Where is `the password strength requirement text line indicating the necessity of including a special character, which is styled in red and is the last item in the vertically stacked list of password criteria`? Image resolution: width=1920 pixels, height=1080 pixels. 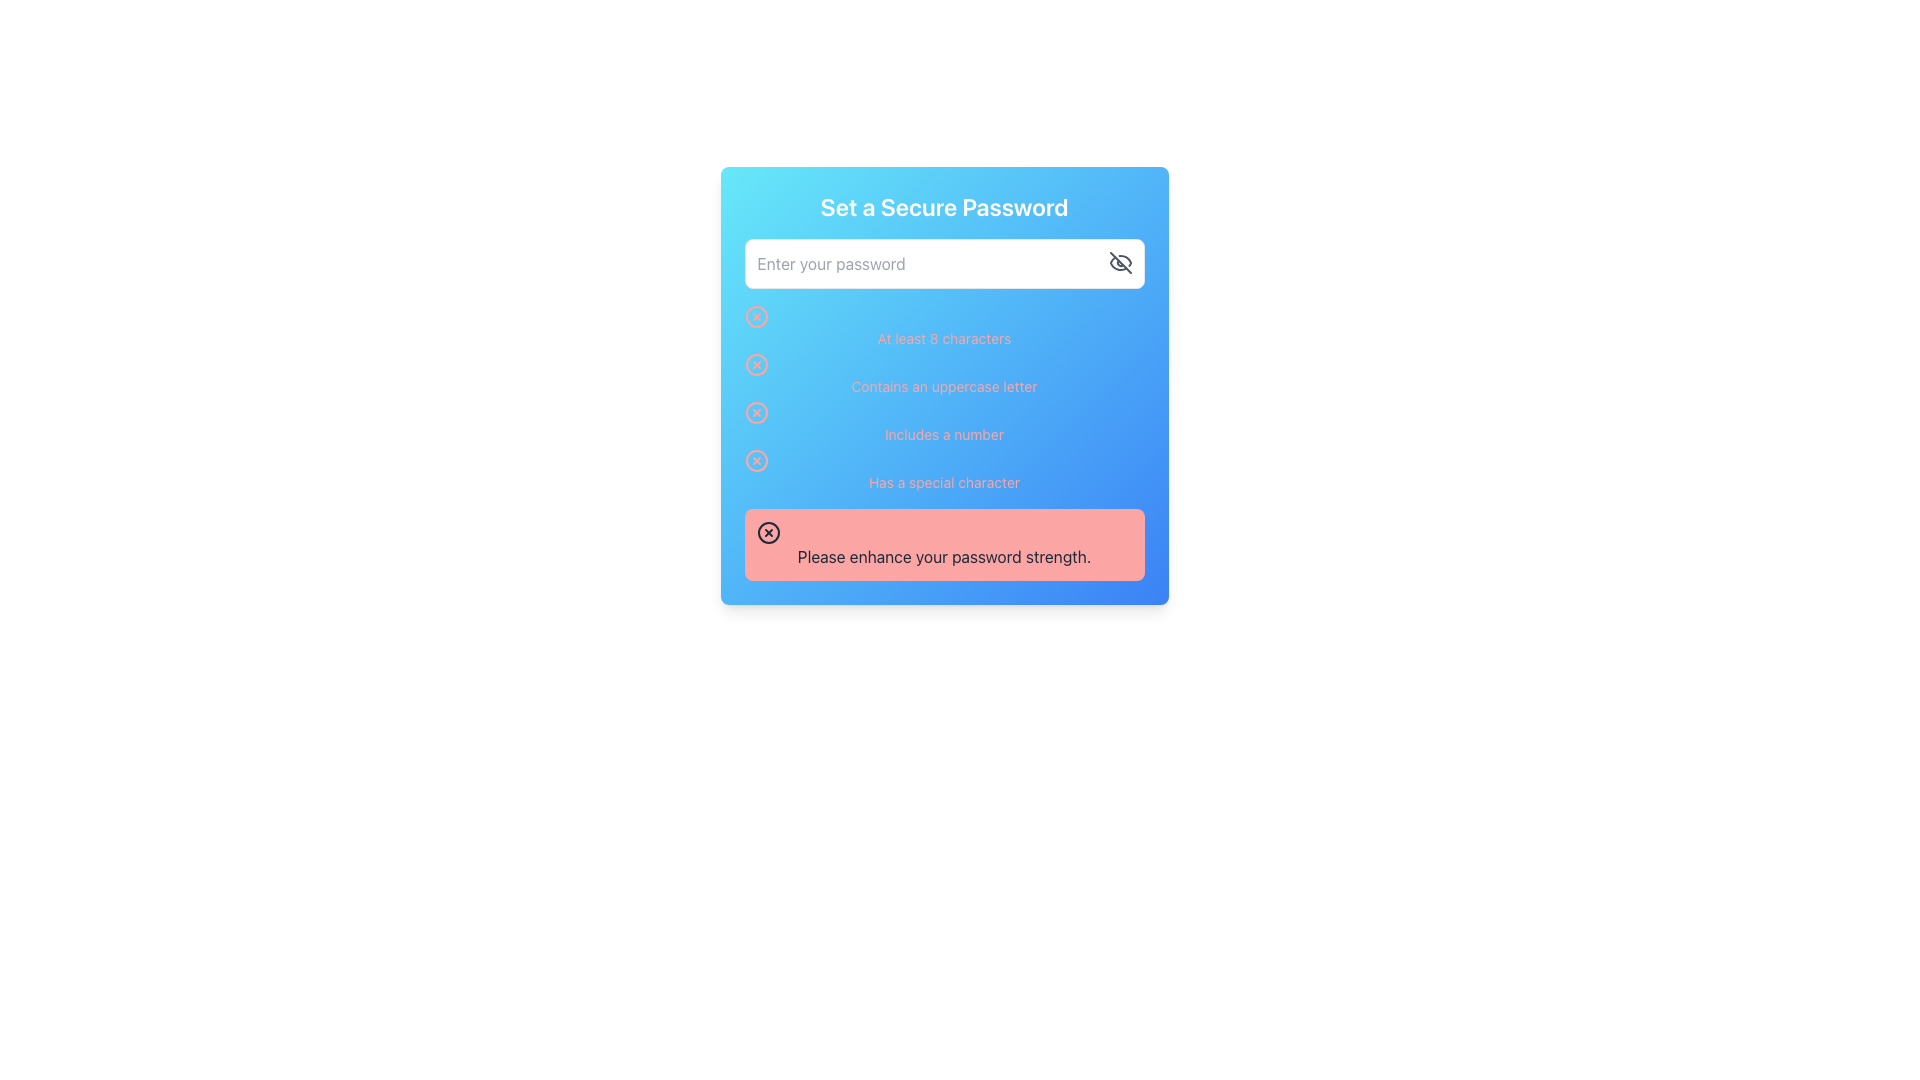
the password strength requirement text line indicating the necessity of including a special character, which is styled in red and is the last item in the vertically stacked list of password criteria is located at coordinates (943, 470).